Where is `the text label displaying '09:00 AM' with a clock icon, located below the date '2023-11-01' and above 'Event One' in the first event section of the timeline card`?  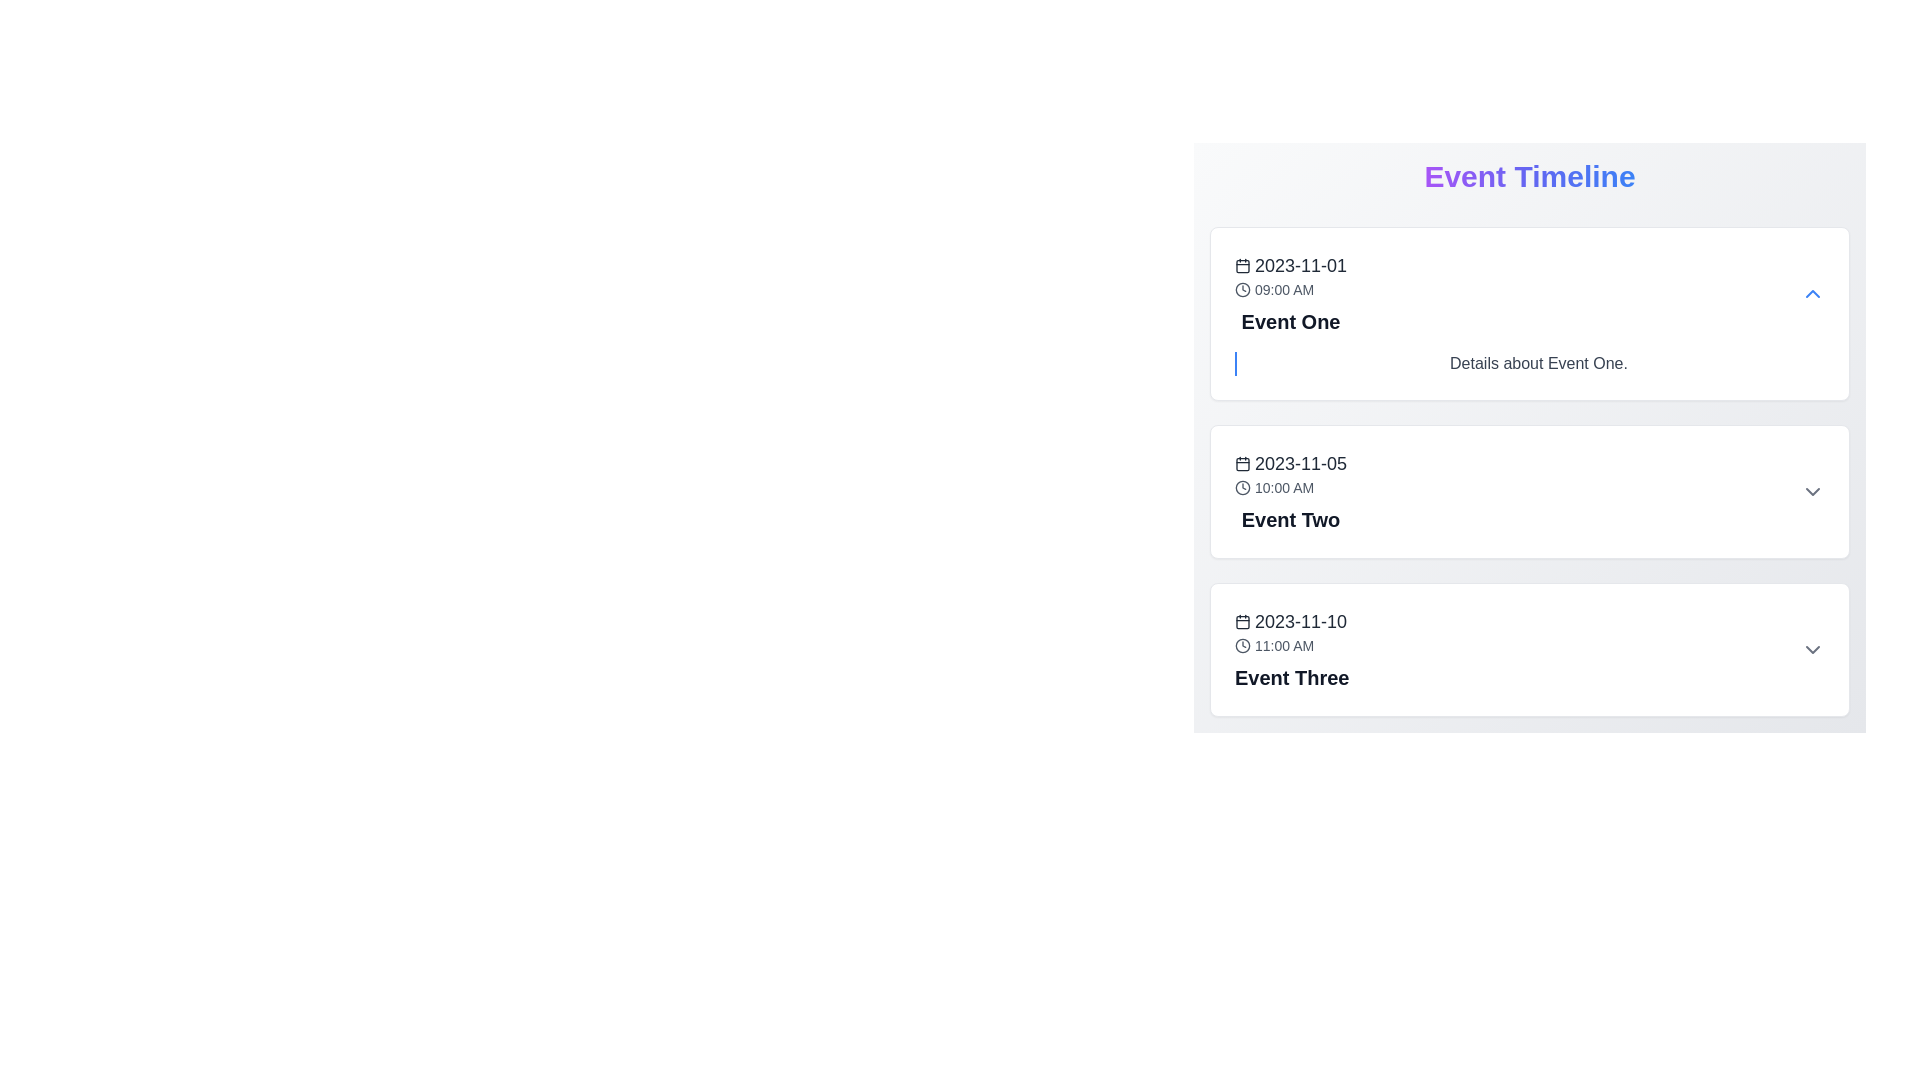 the text label displaying '09:00 AM' with a clock icon, located below the date '2023-11-01' and above 'Event One' in the first event section of the timeline card is located at coordinates (1291, 289).